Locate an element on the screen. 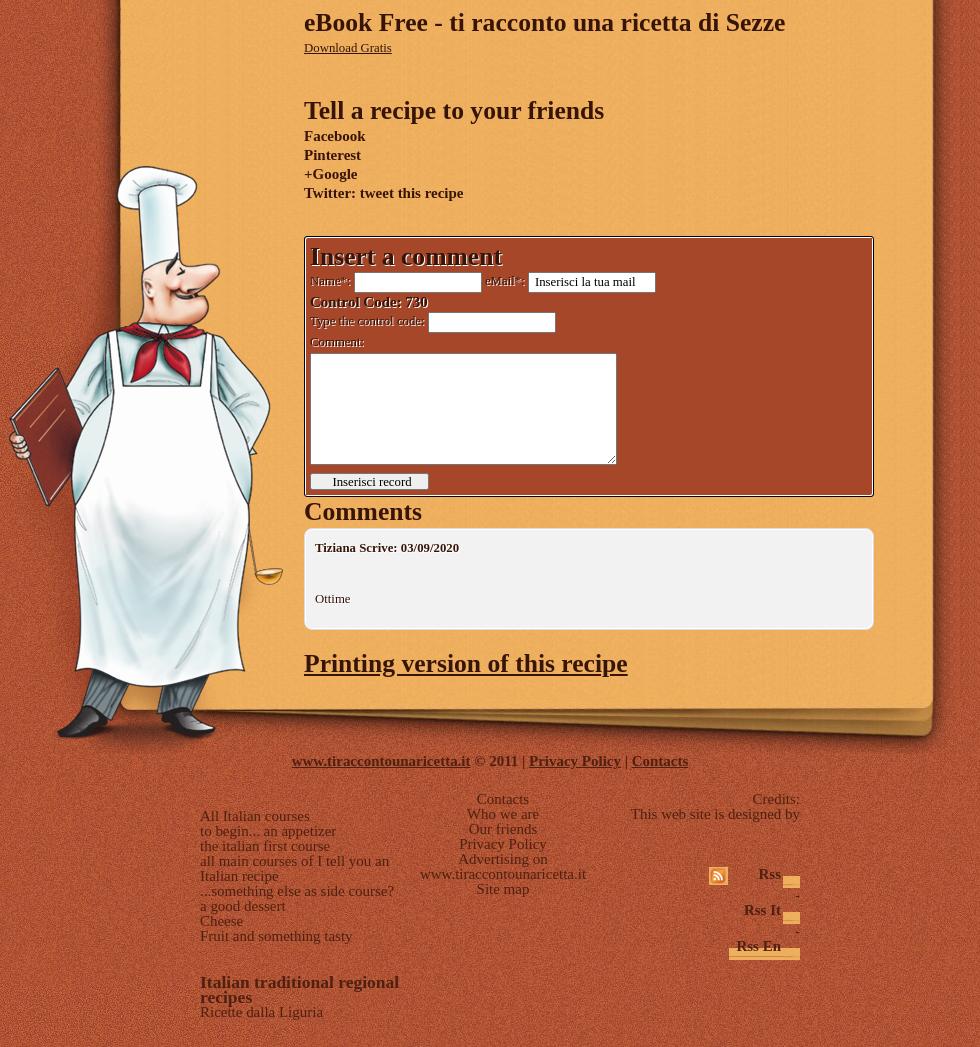 This screenshot has height=1047, width=980. 'Name*:' is located at coordinates (331, 281).